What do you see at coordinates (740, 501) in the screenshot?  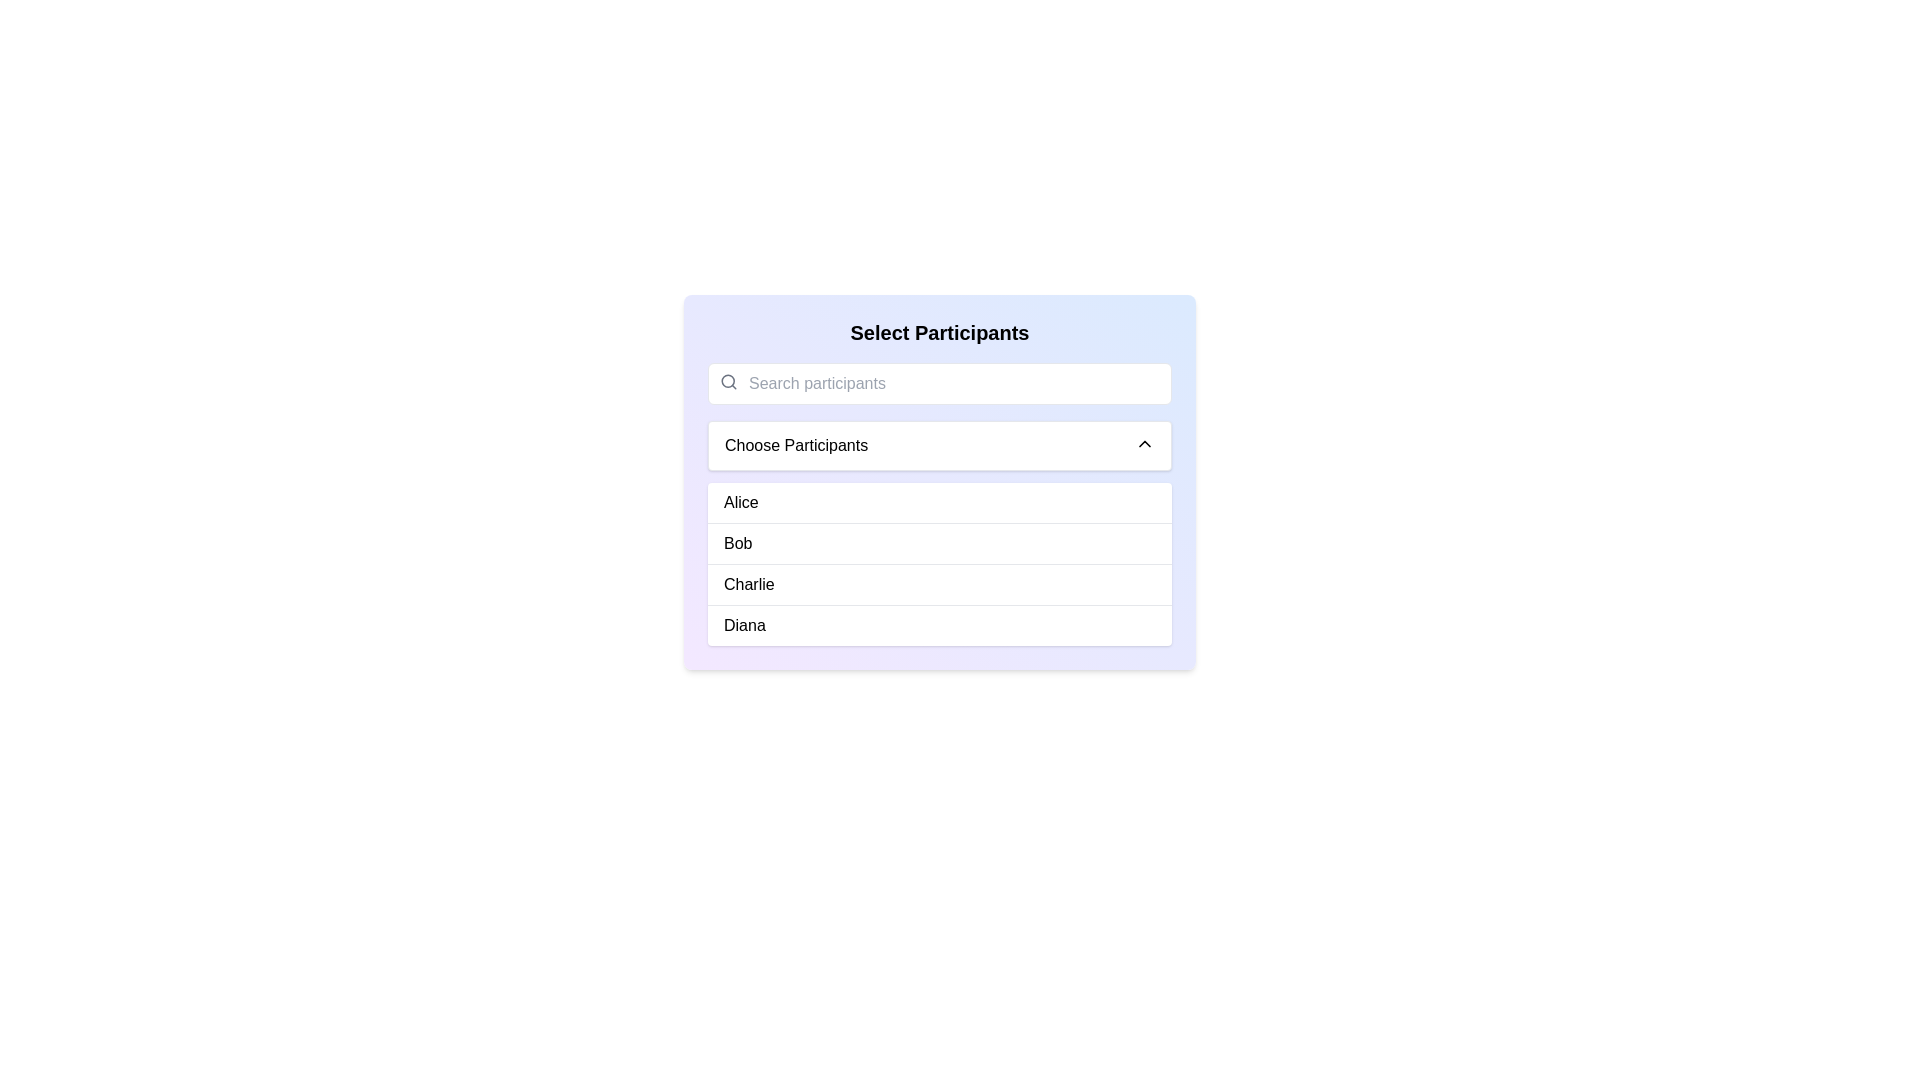 I see `the text label 'Alice' in the selectable list under the header 'Choose Participants'` at bounding box center [740, 501].